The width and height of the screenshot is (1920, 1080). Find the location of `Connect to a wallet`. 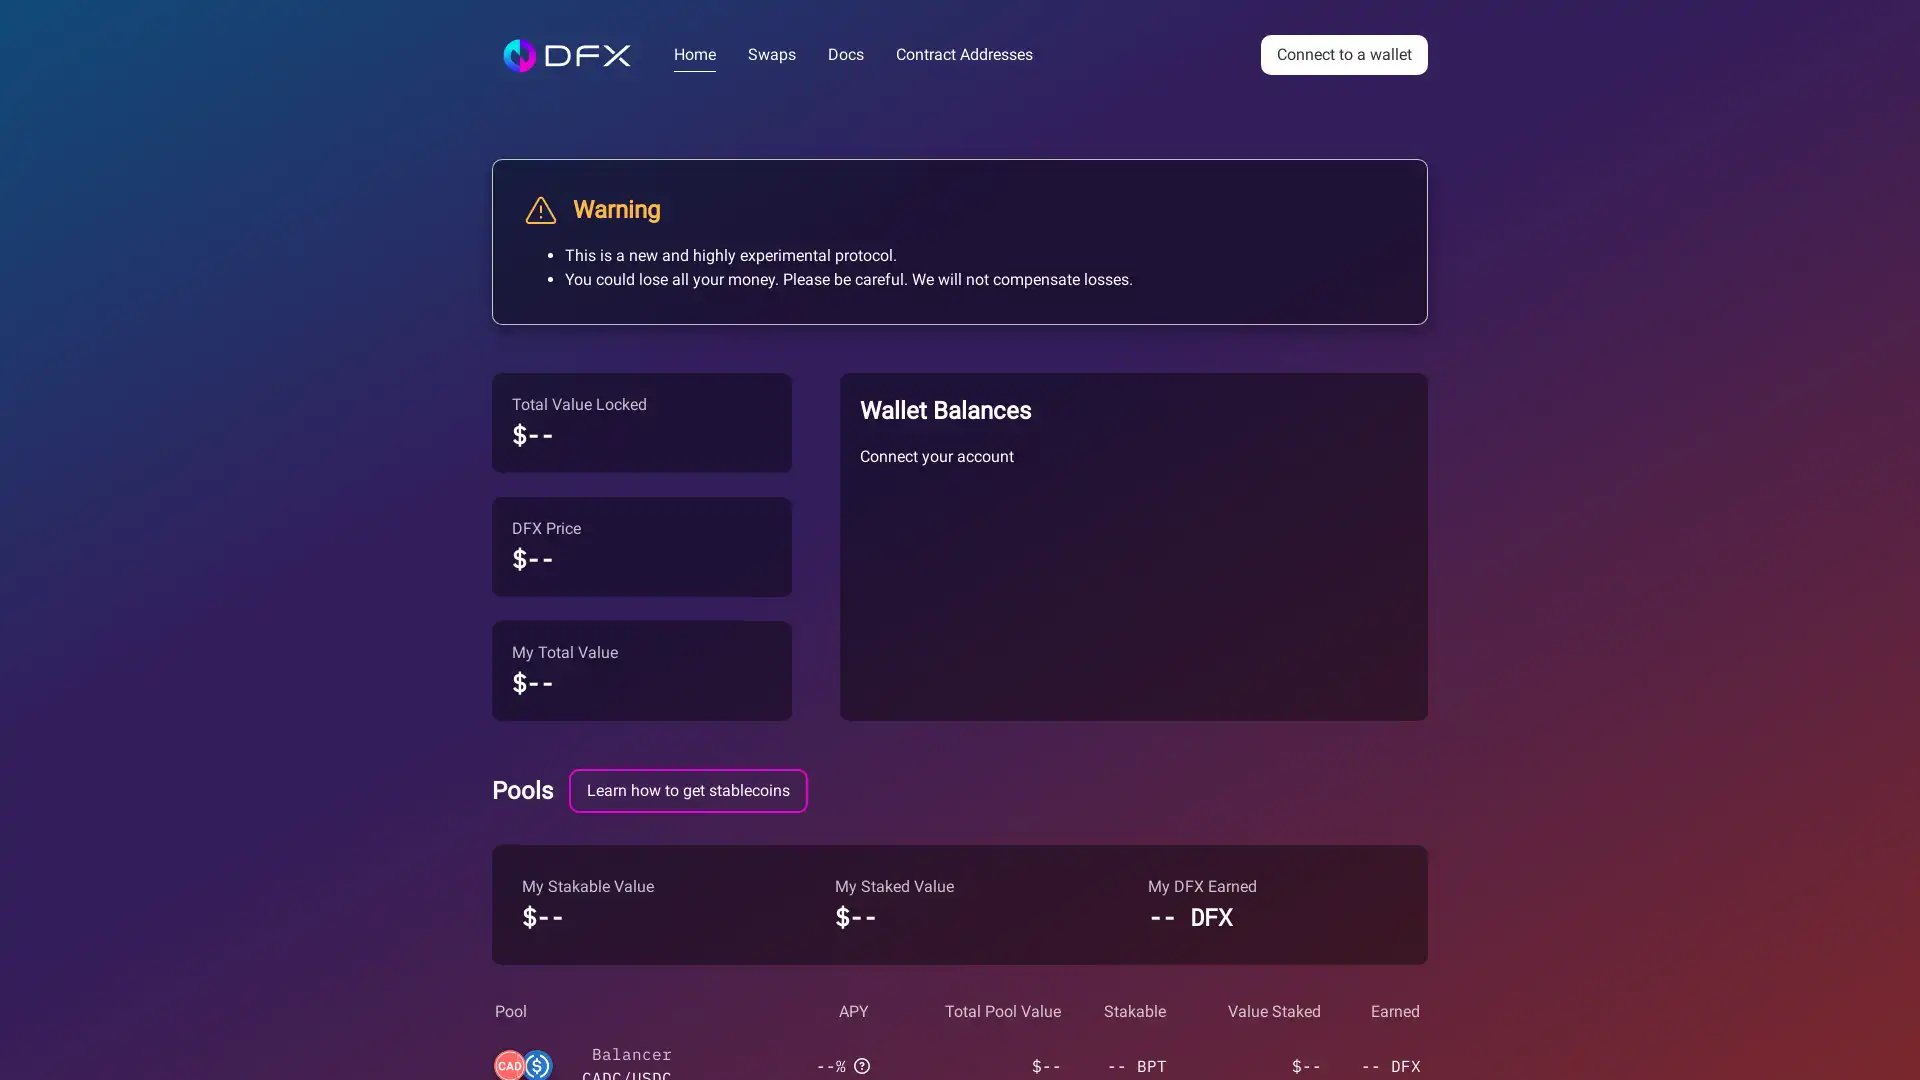

Connect to a wallet is located at coordinates (1344, 53).